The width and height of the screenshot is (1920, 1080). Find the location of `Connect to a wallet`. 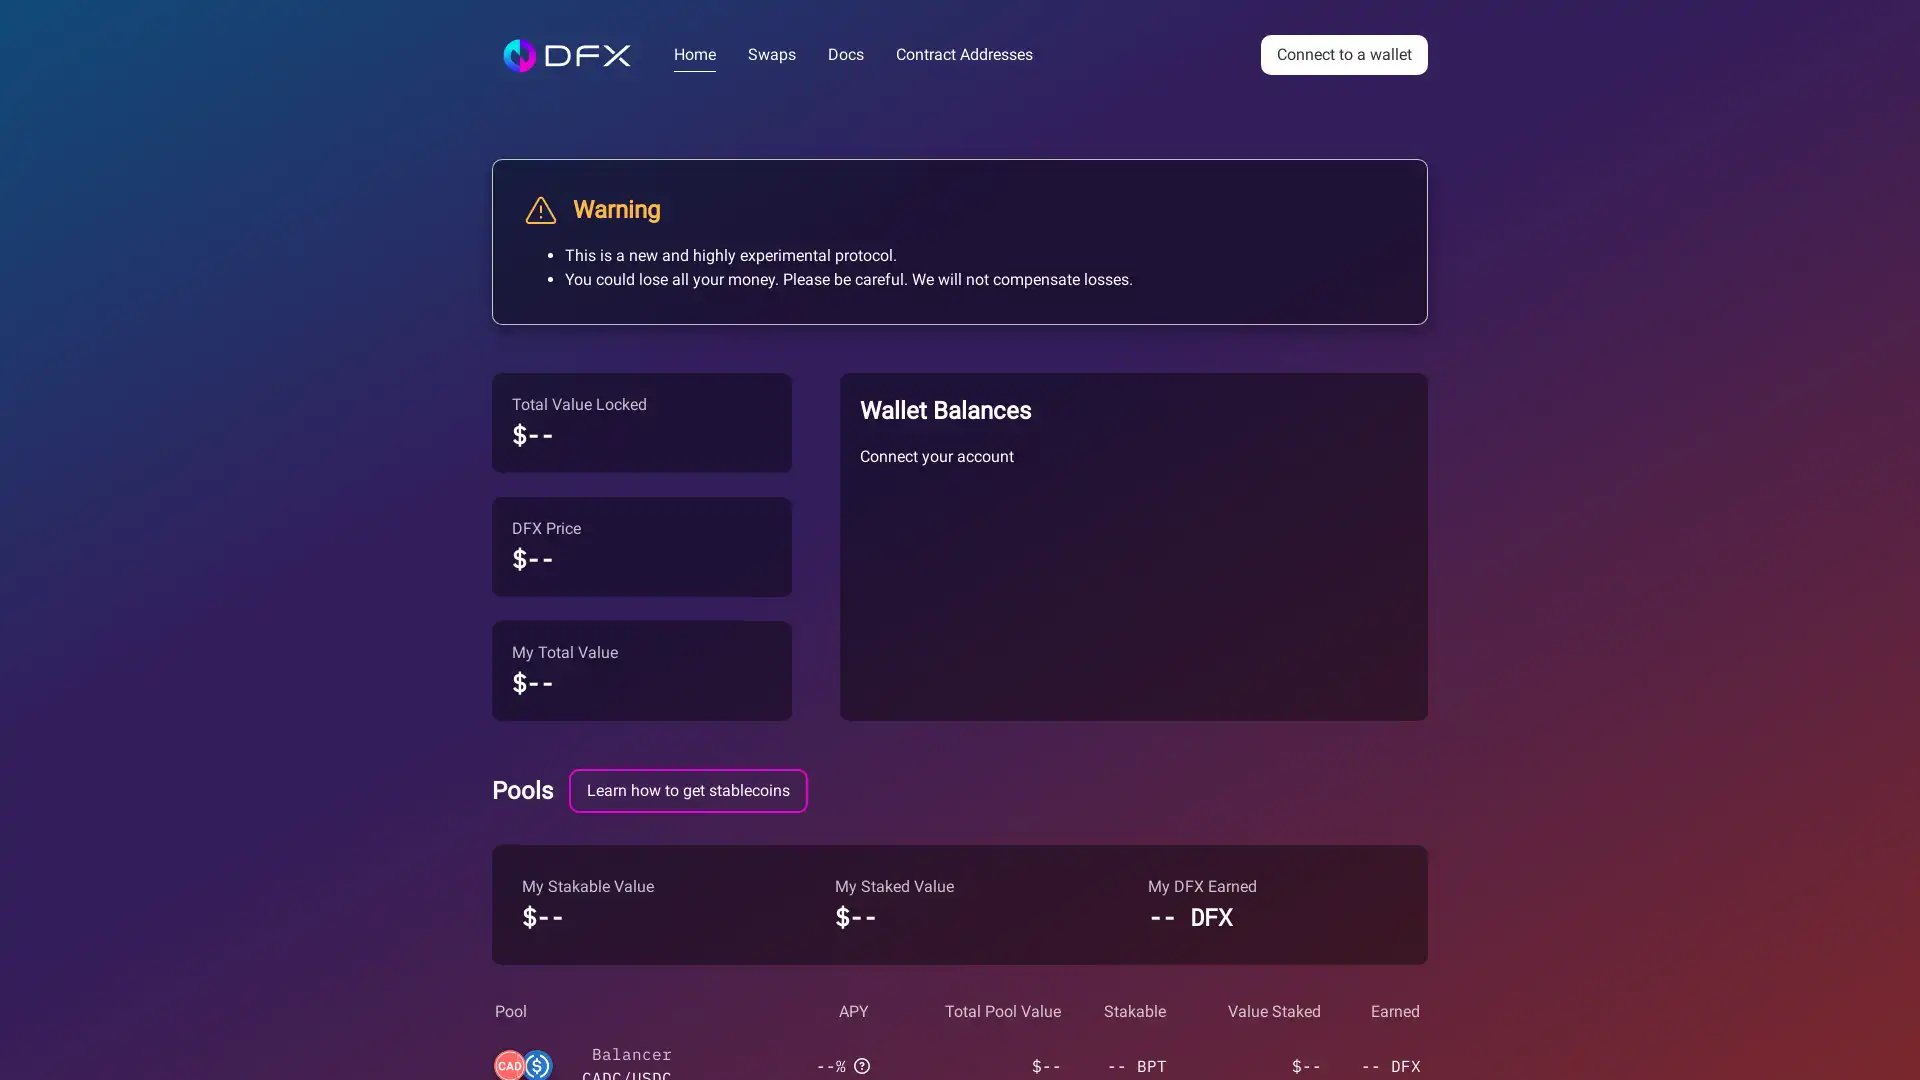

Connect to a wallet is located at coordinates (1344, 53).